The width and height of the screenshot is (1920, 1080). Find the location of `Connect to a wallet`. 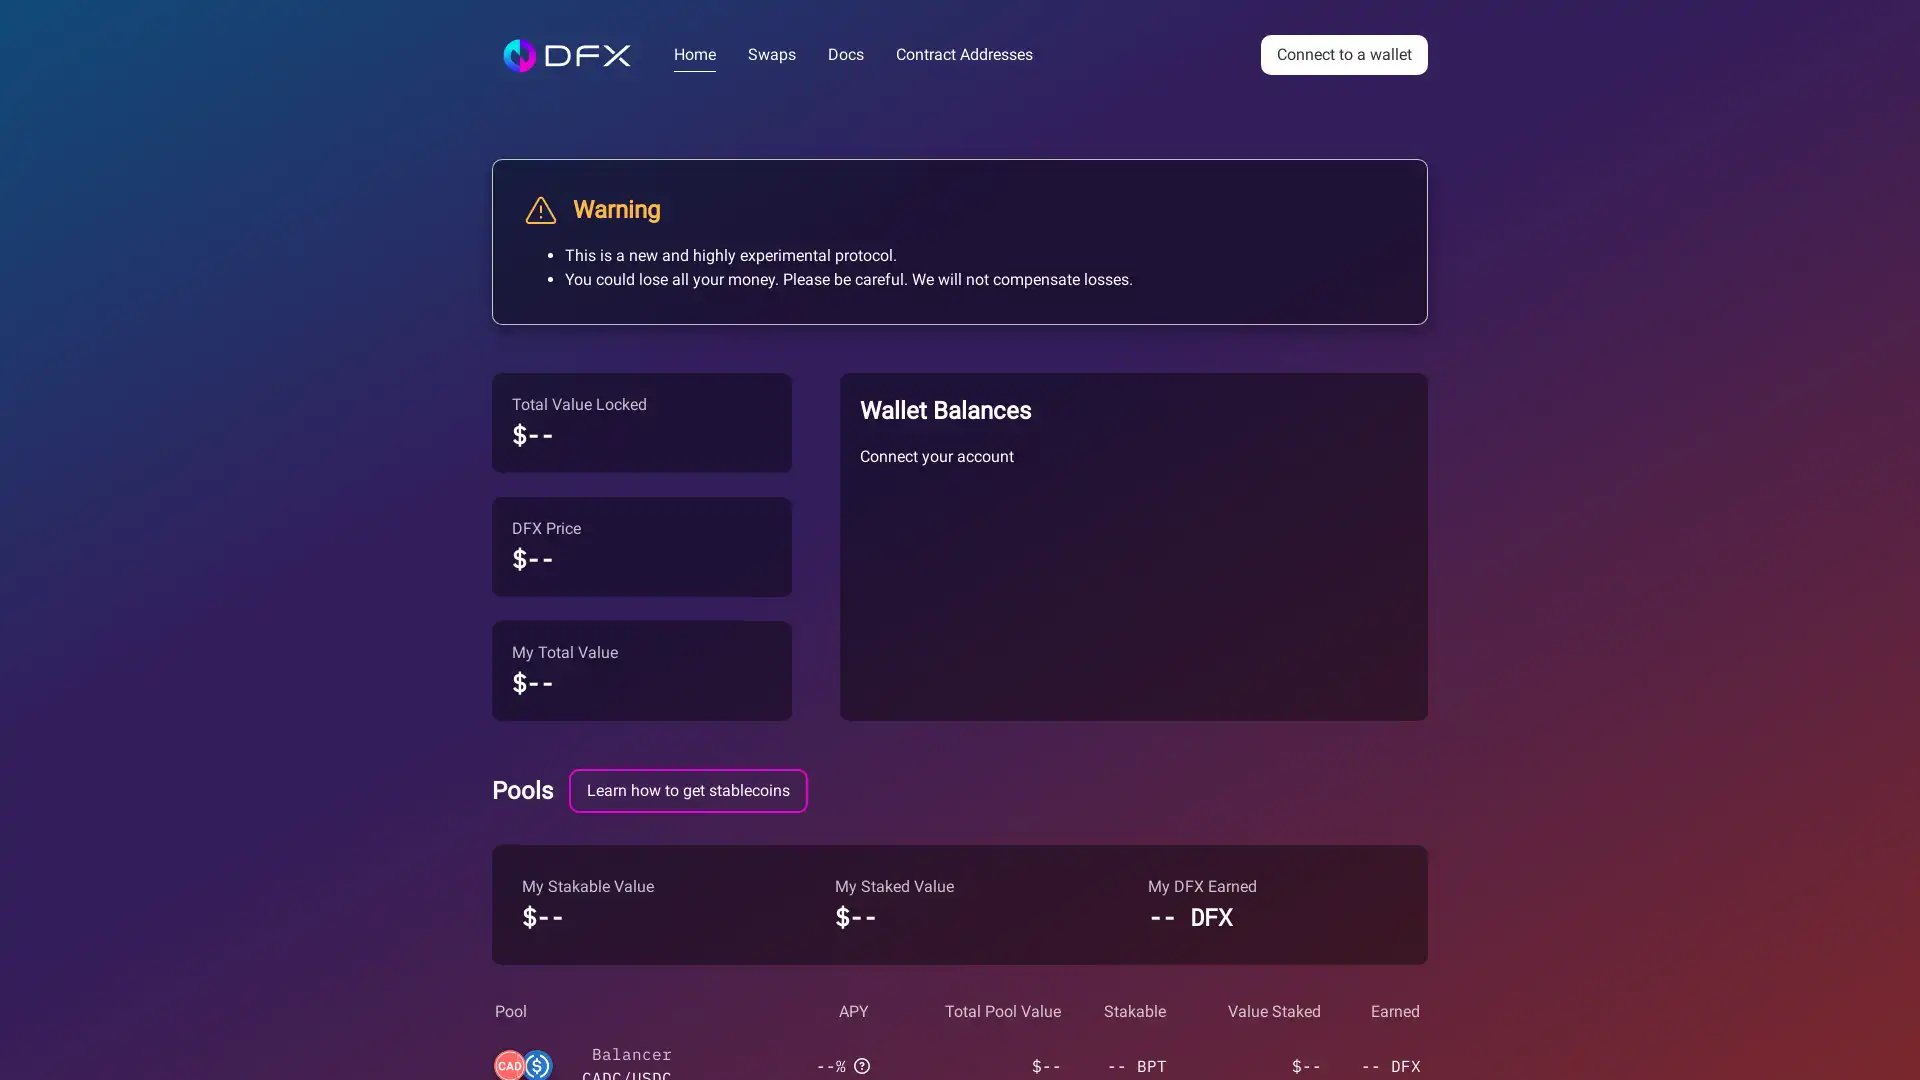

Connect to a wallet is located at coordinates (1344, 53).